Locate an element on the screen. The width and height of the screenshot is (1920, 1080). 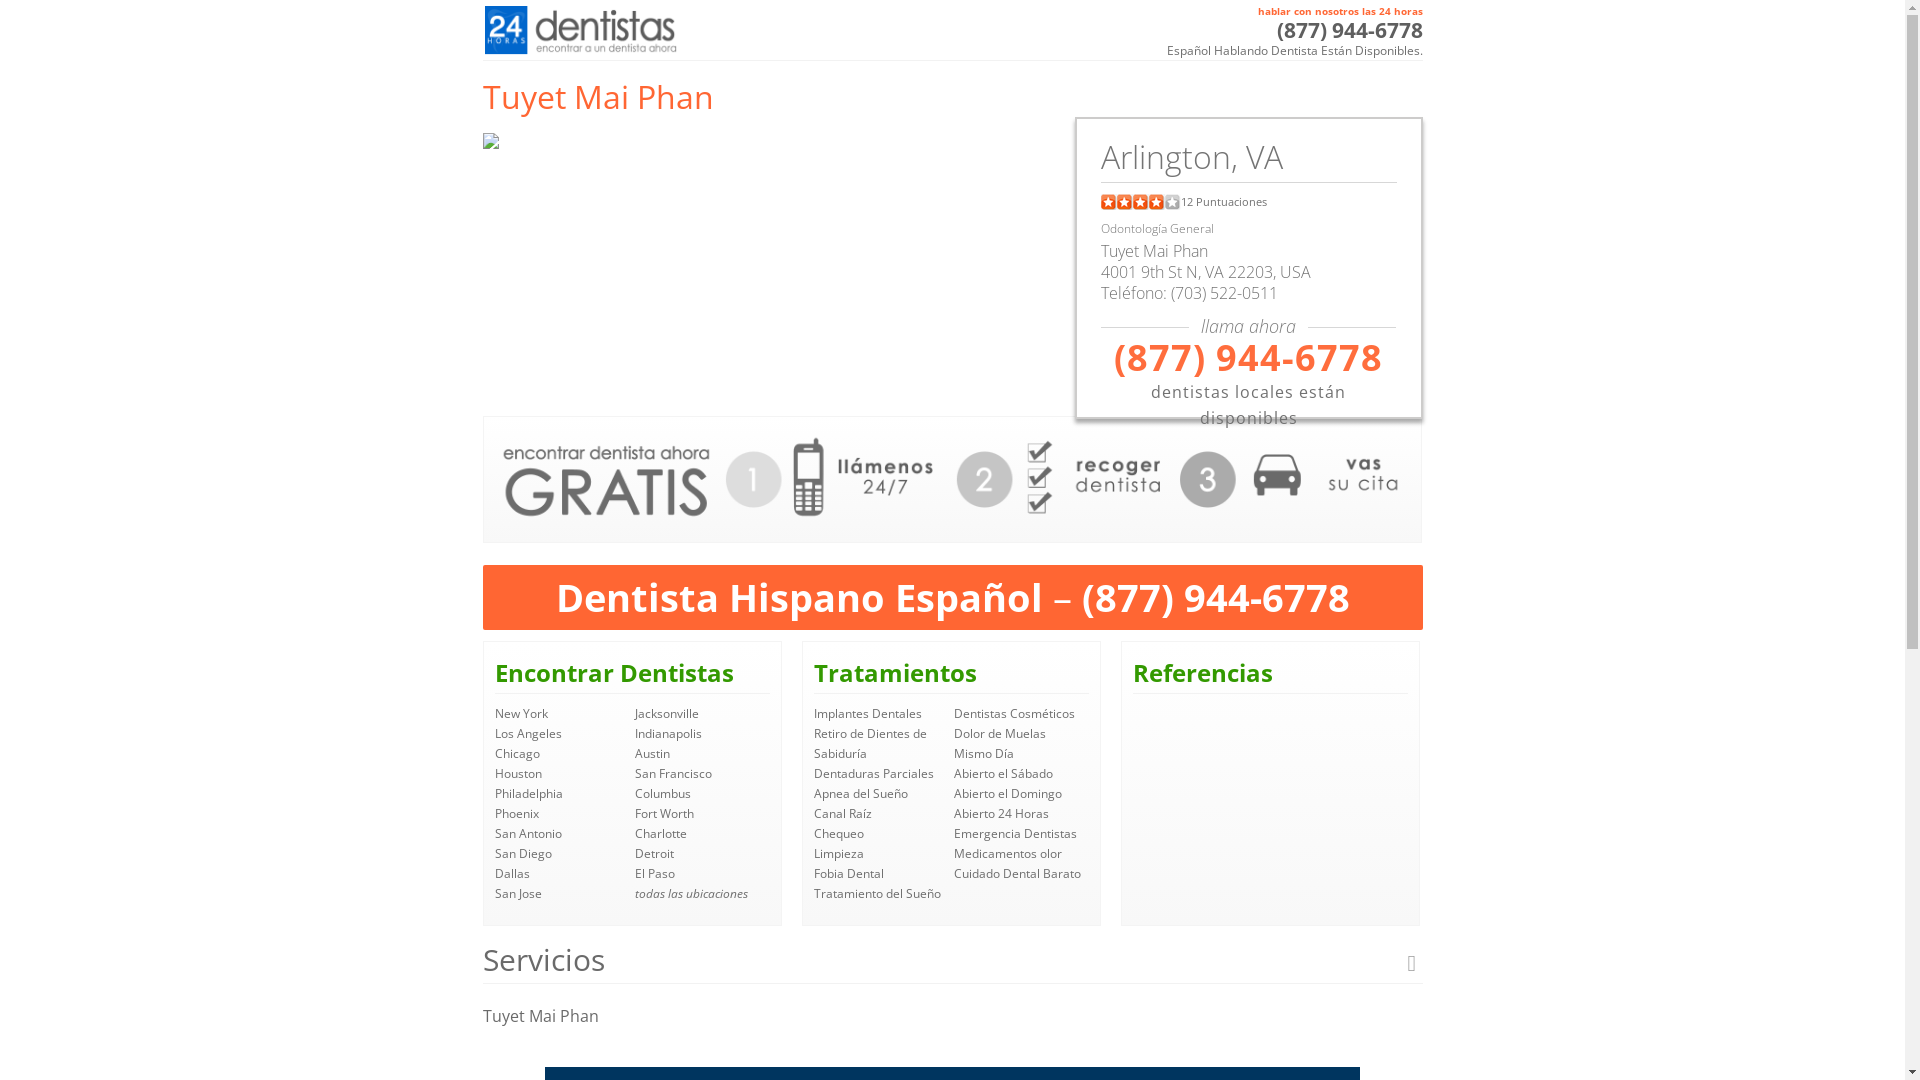
'New York' is located at coordinates (520, 712).